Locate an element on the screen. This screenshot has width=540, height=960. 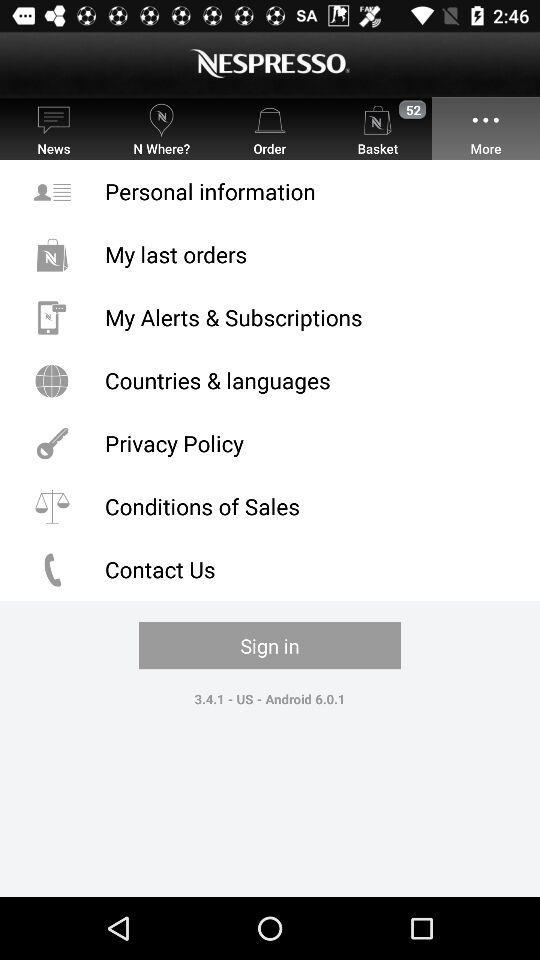
the my last orders item is located at coordinates (270, 253).